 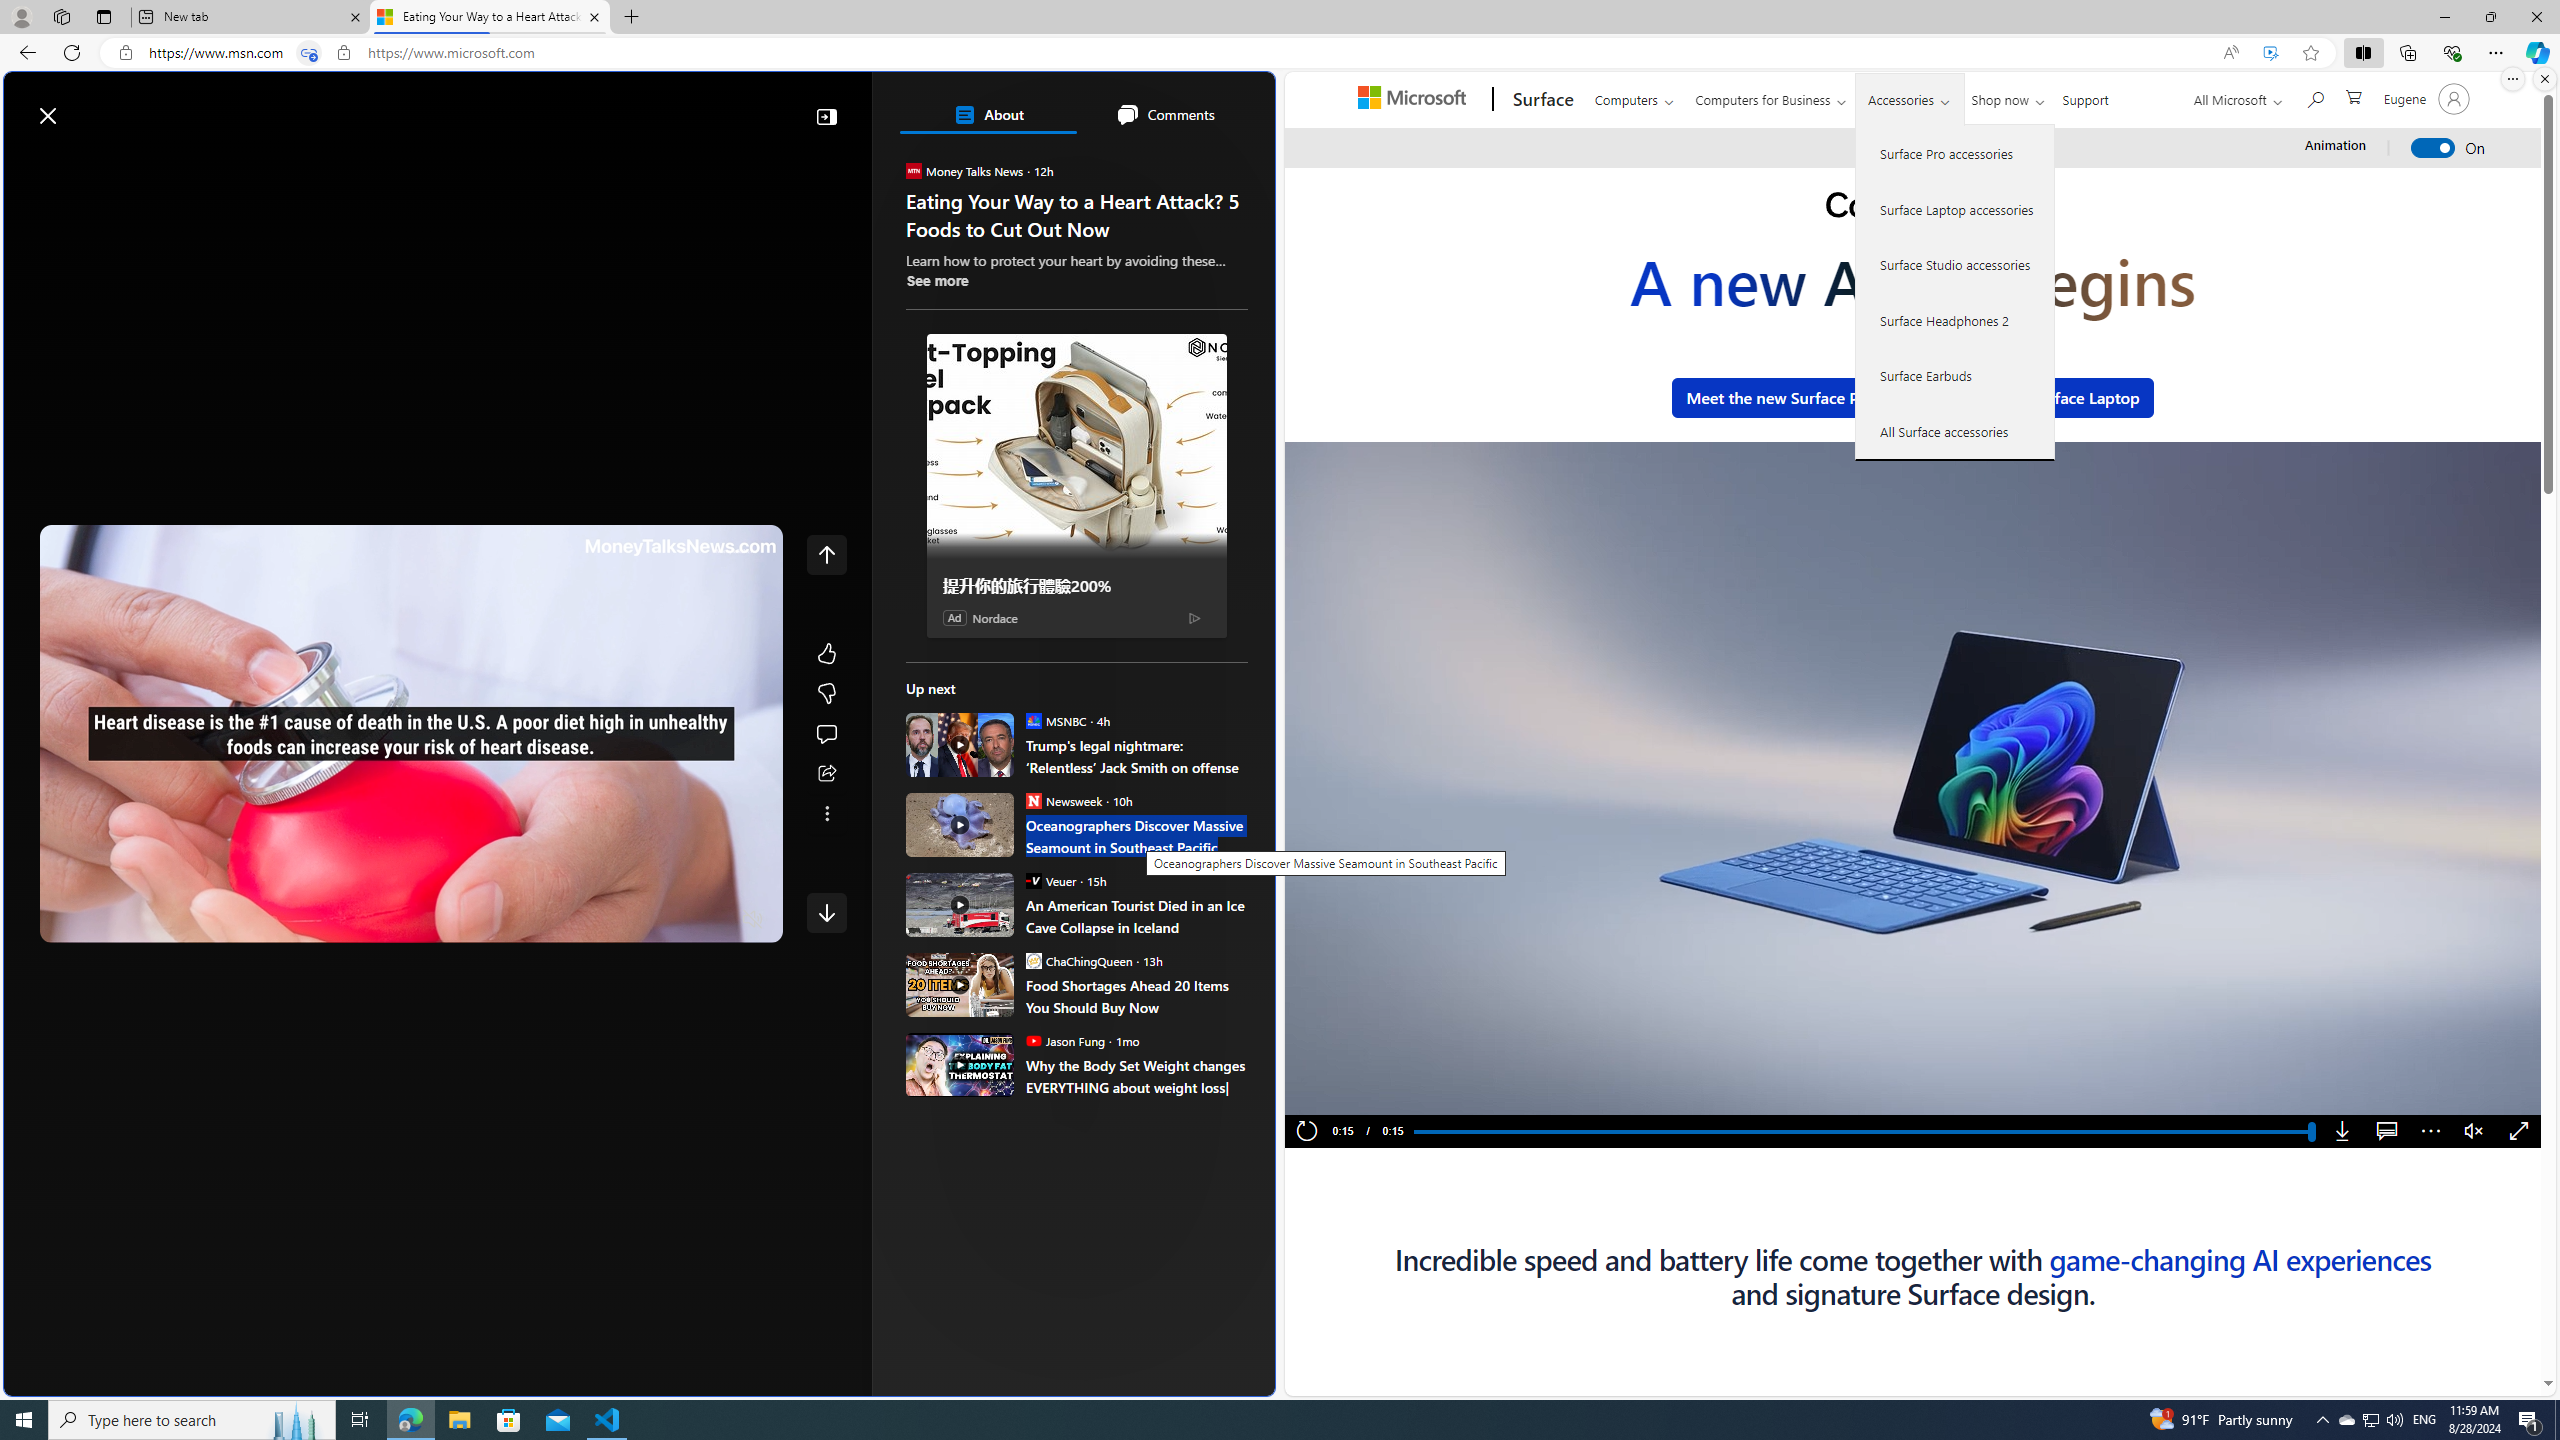 What do you see at coordinates (1540, 99) in the screenshot?
I see `'Surface'` at bounding box center [1540, 99].